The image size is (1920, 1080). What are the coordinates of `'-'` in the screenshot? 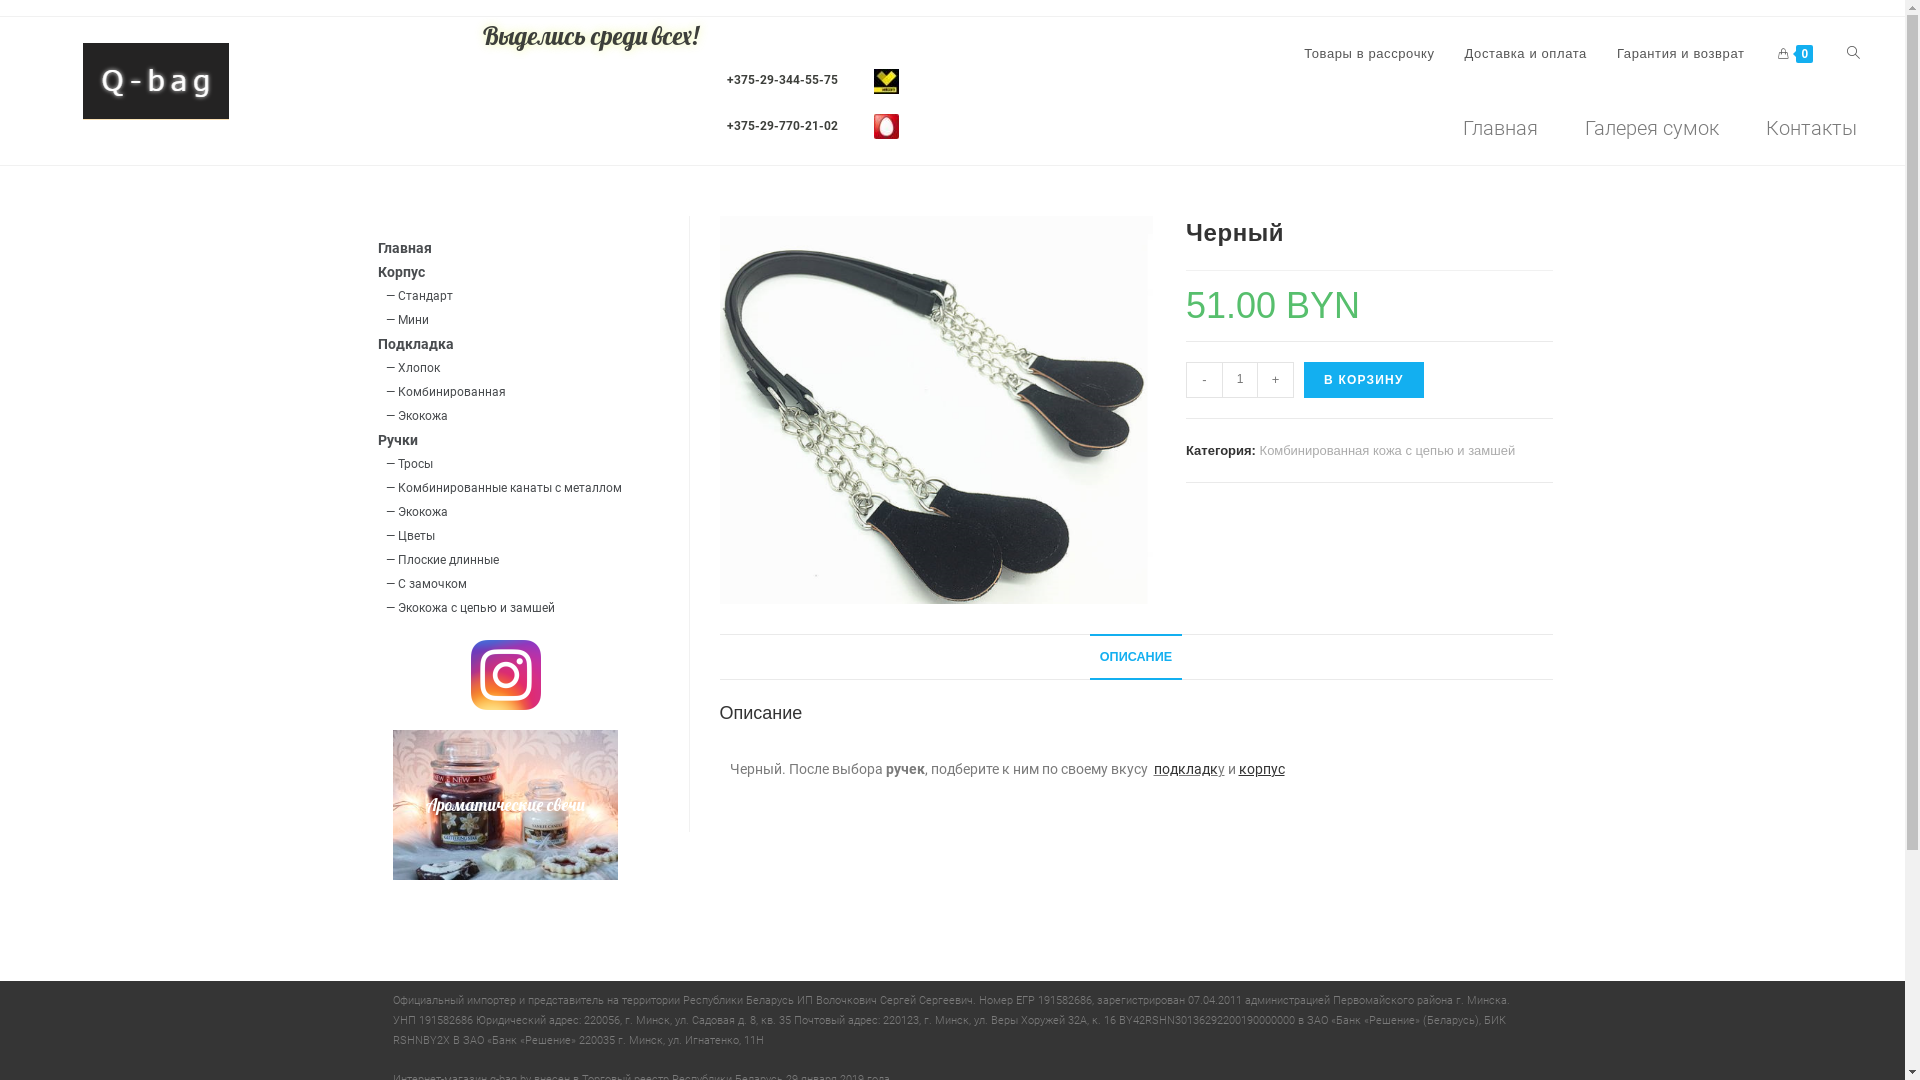 It's located at (1185, 380).